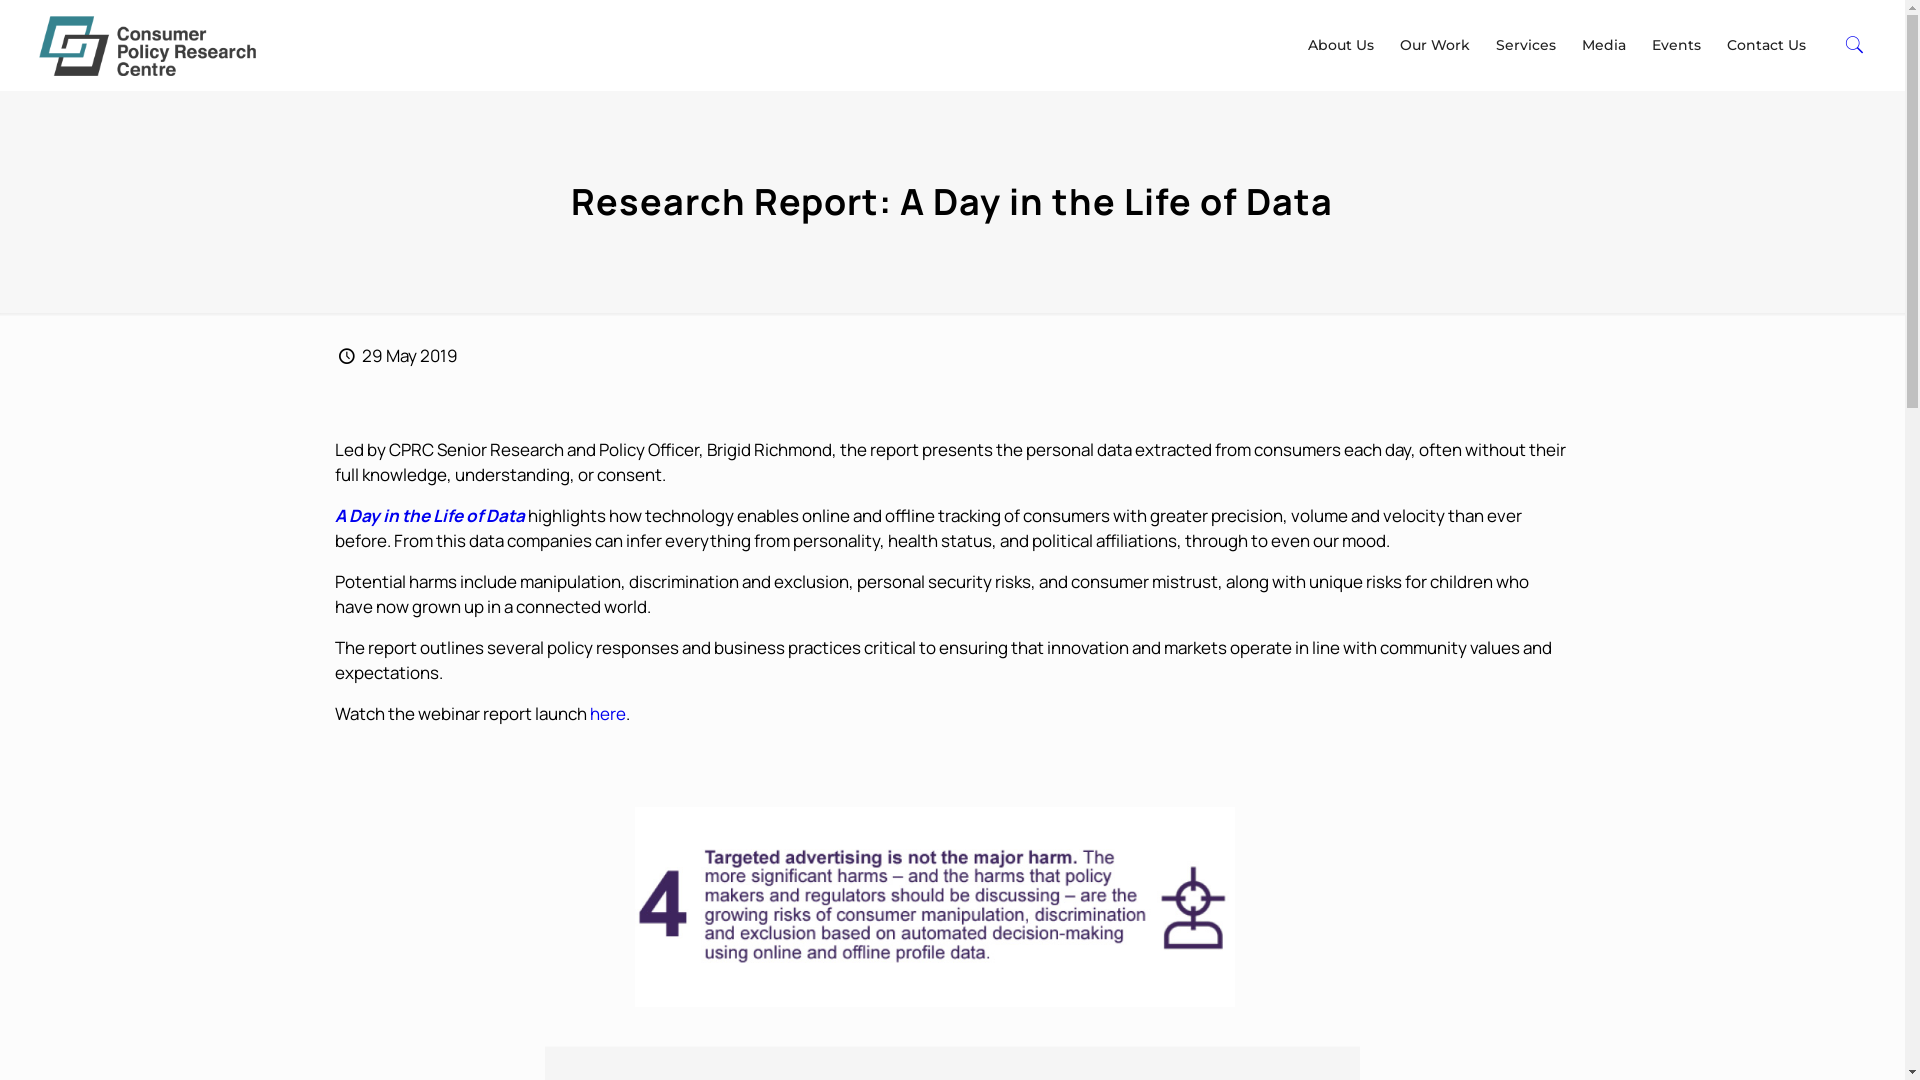 This screenshot has width=1920, height=1080. I want to click on 'Events', so click(1676, 45).